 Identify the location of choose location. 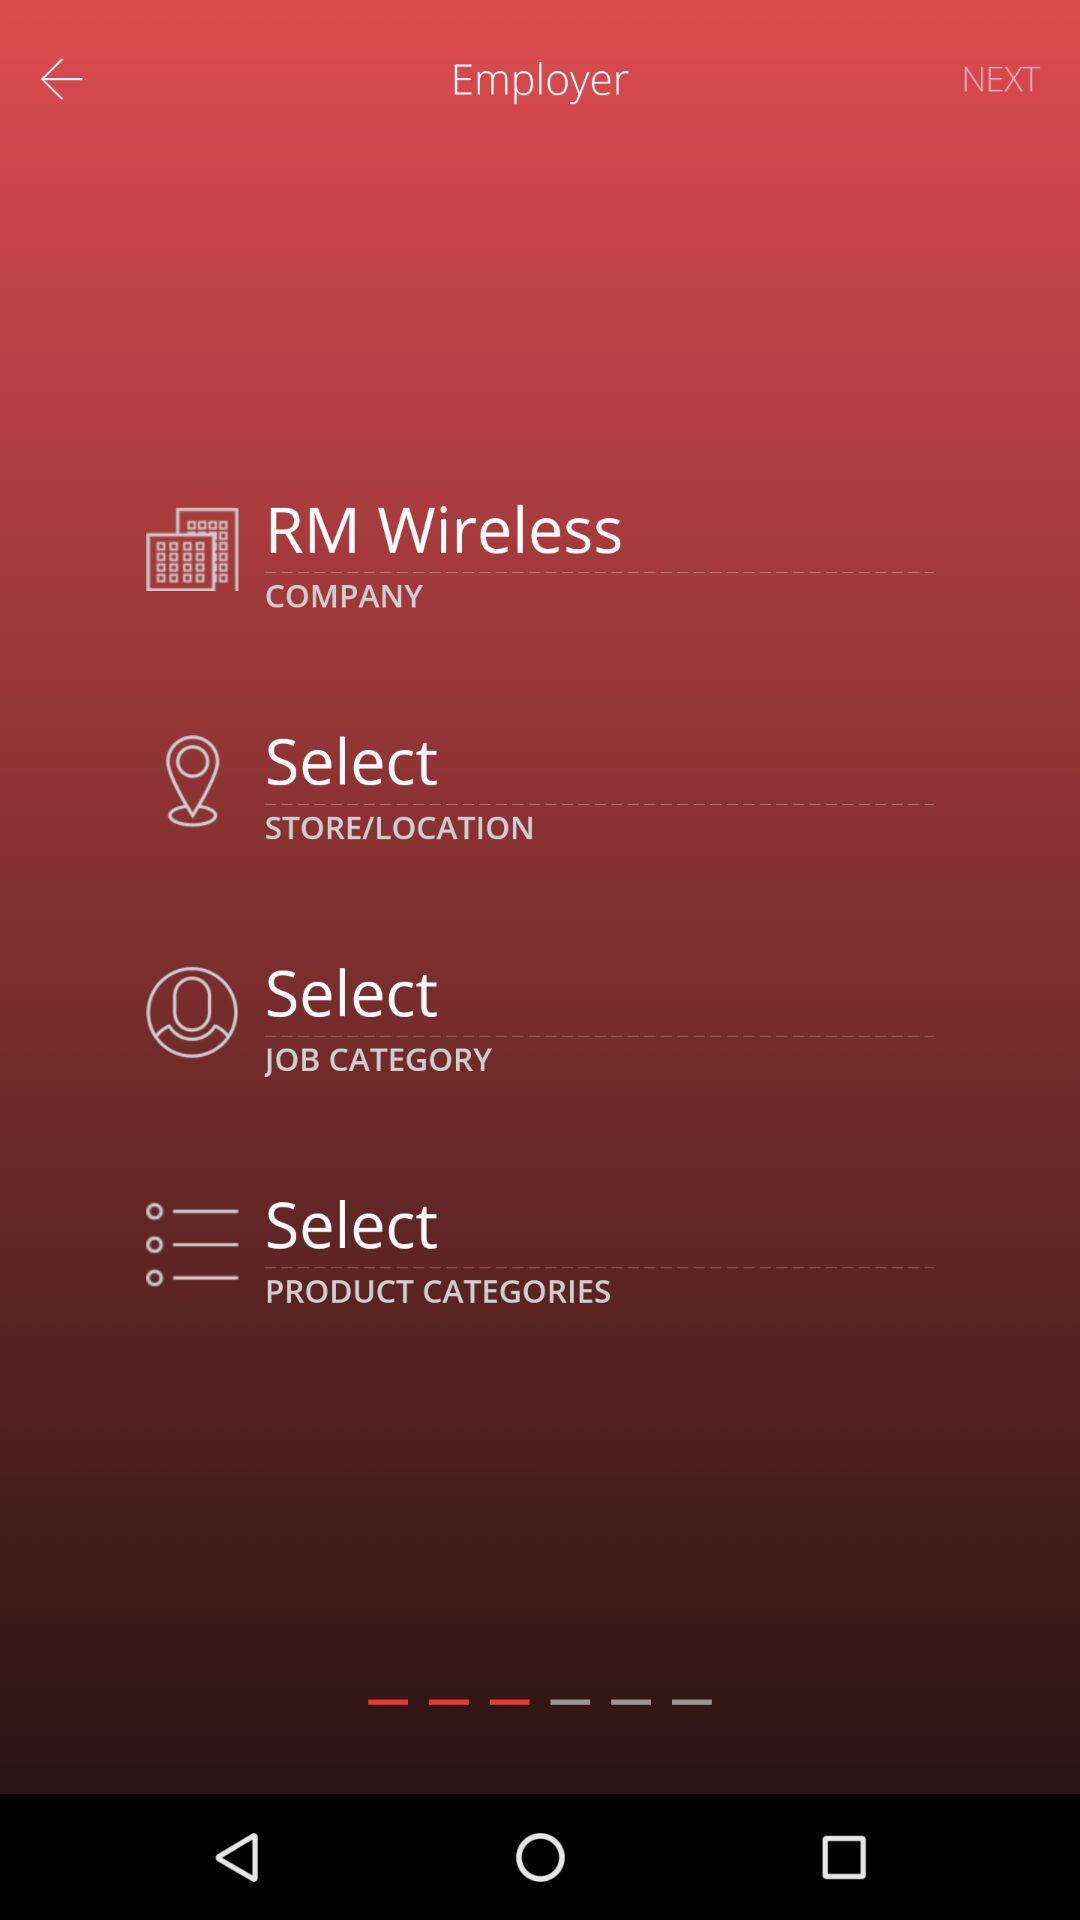
(598, 758).